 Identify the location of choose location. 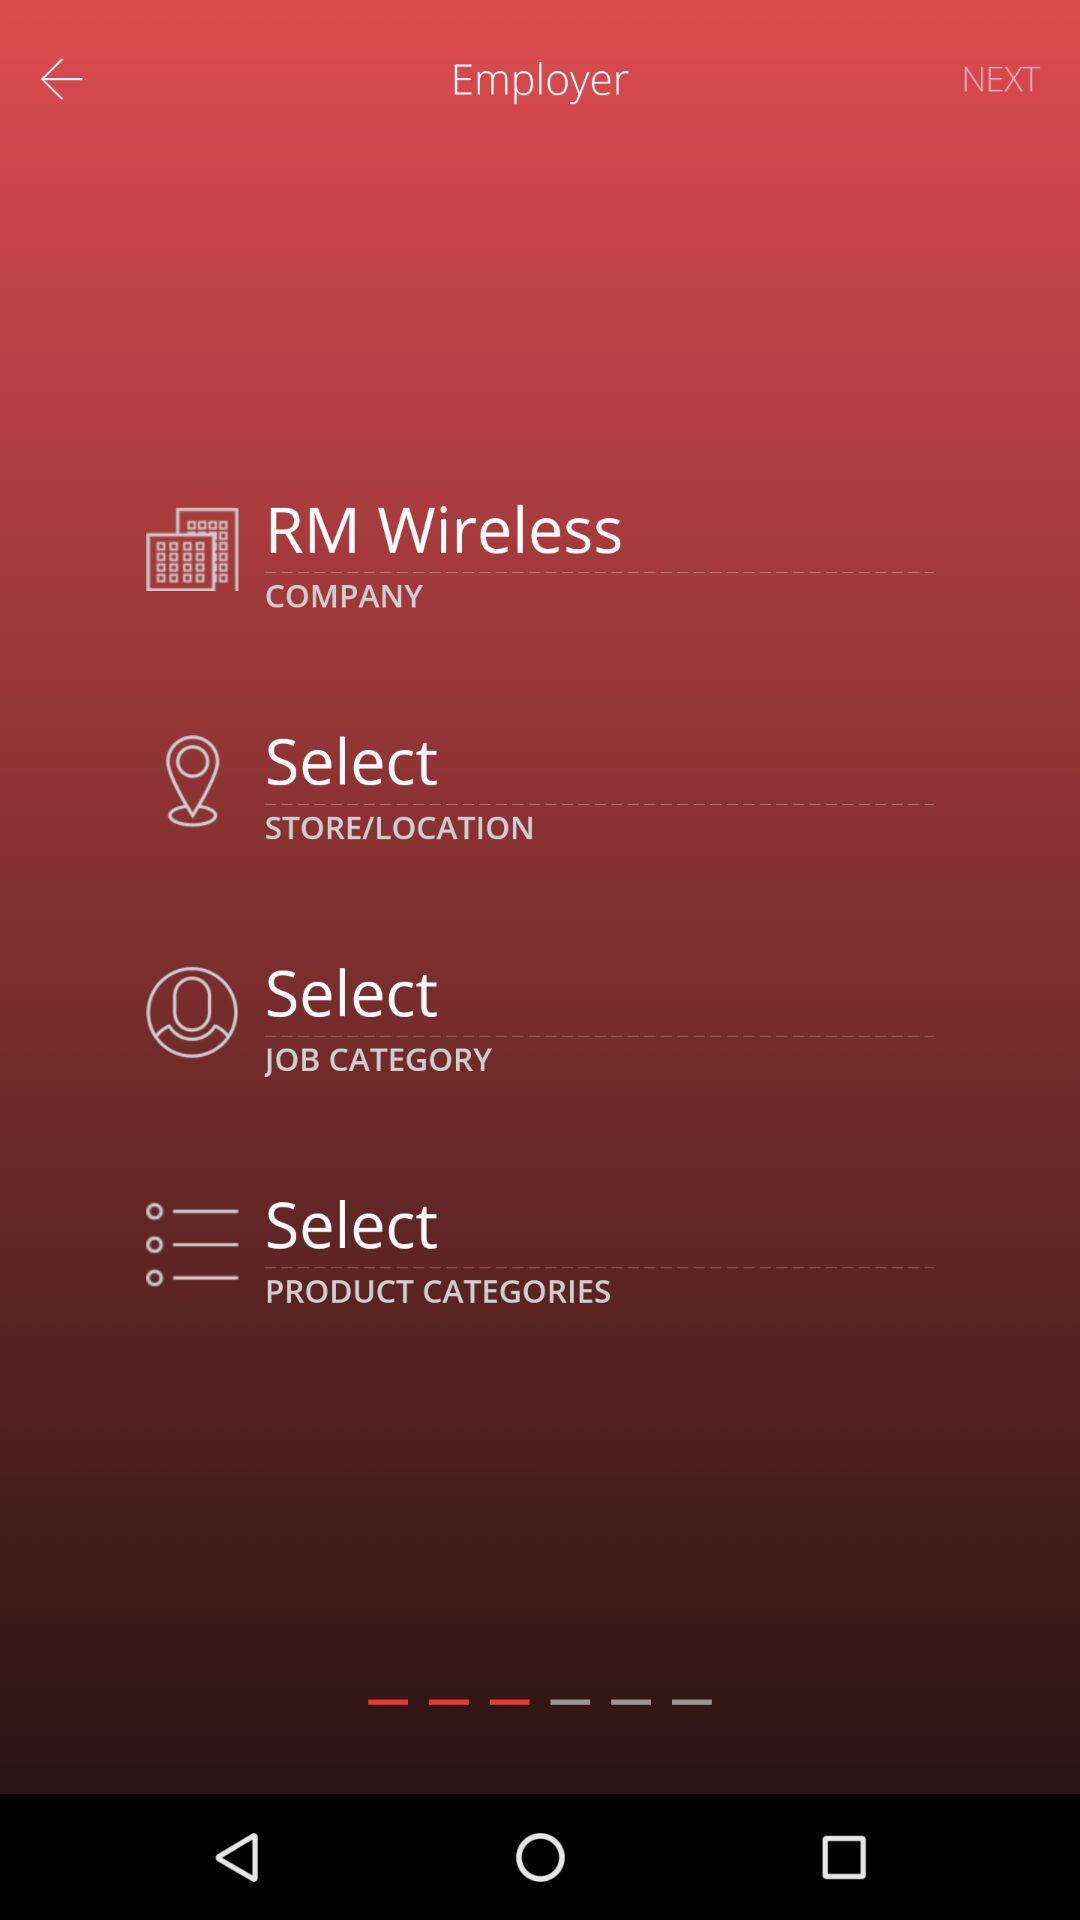
(598, 758).